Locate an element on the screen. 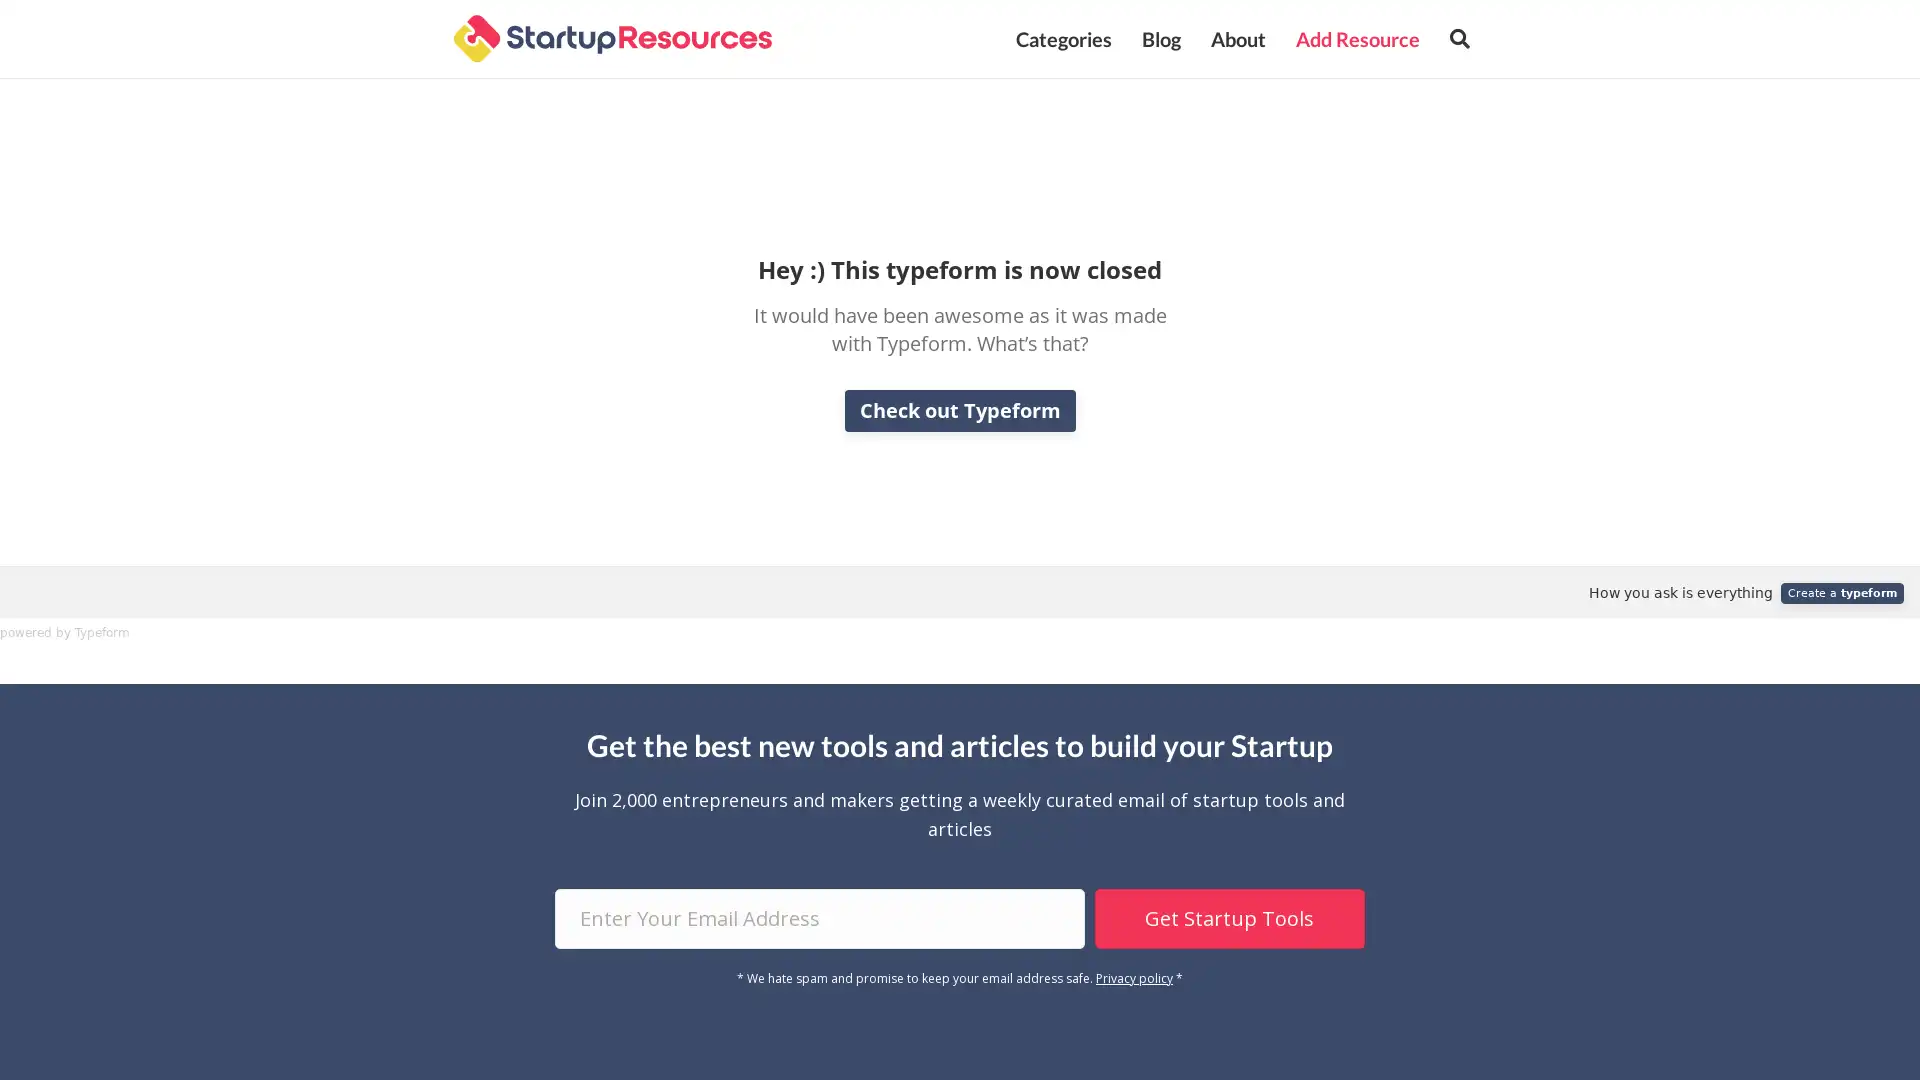  Get Startup Tools is located at coordinates (1227, 918).